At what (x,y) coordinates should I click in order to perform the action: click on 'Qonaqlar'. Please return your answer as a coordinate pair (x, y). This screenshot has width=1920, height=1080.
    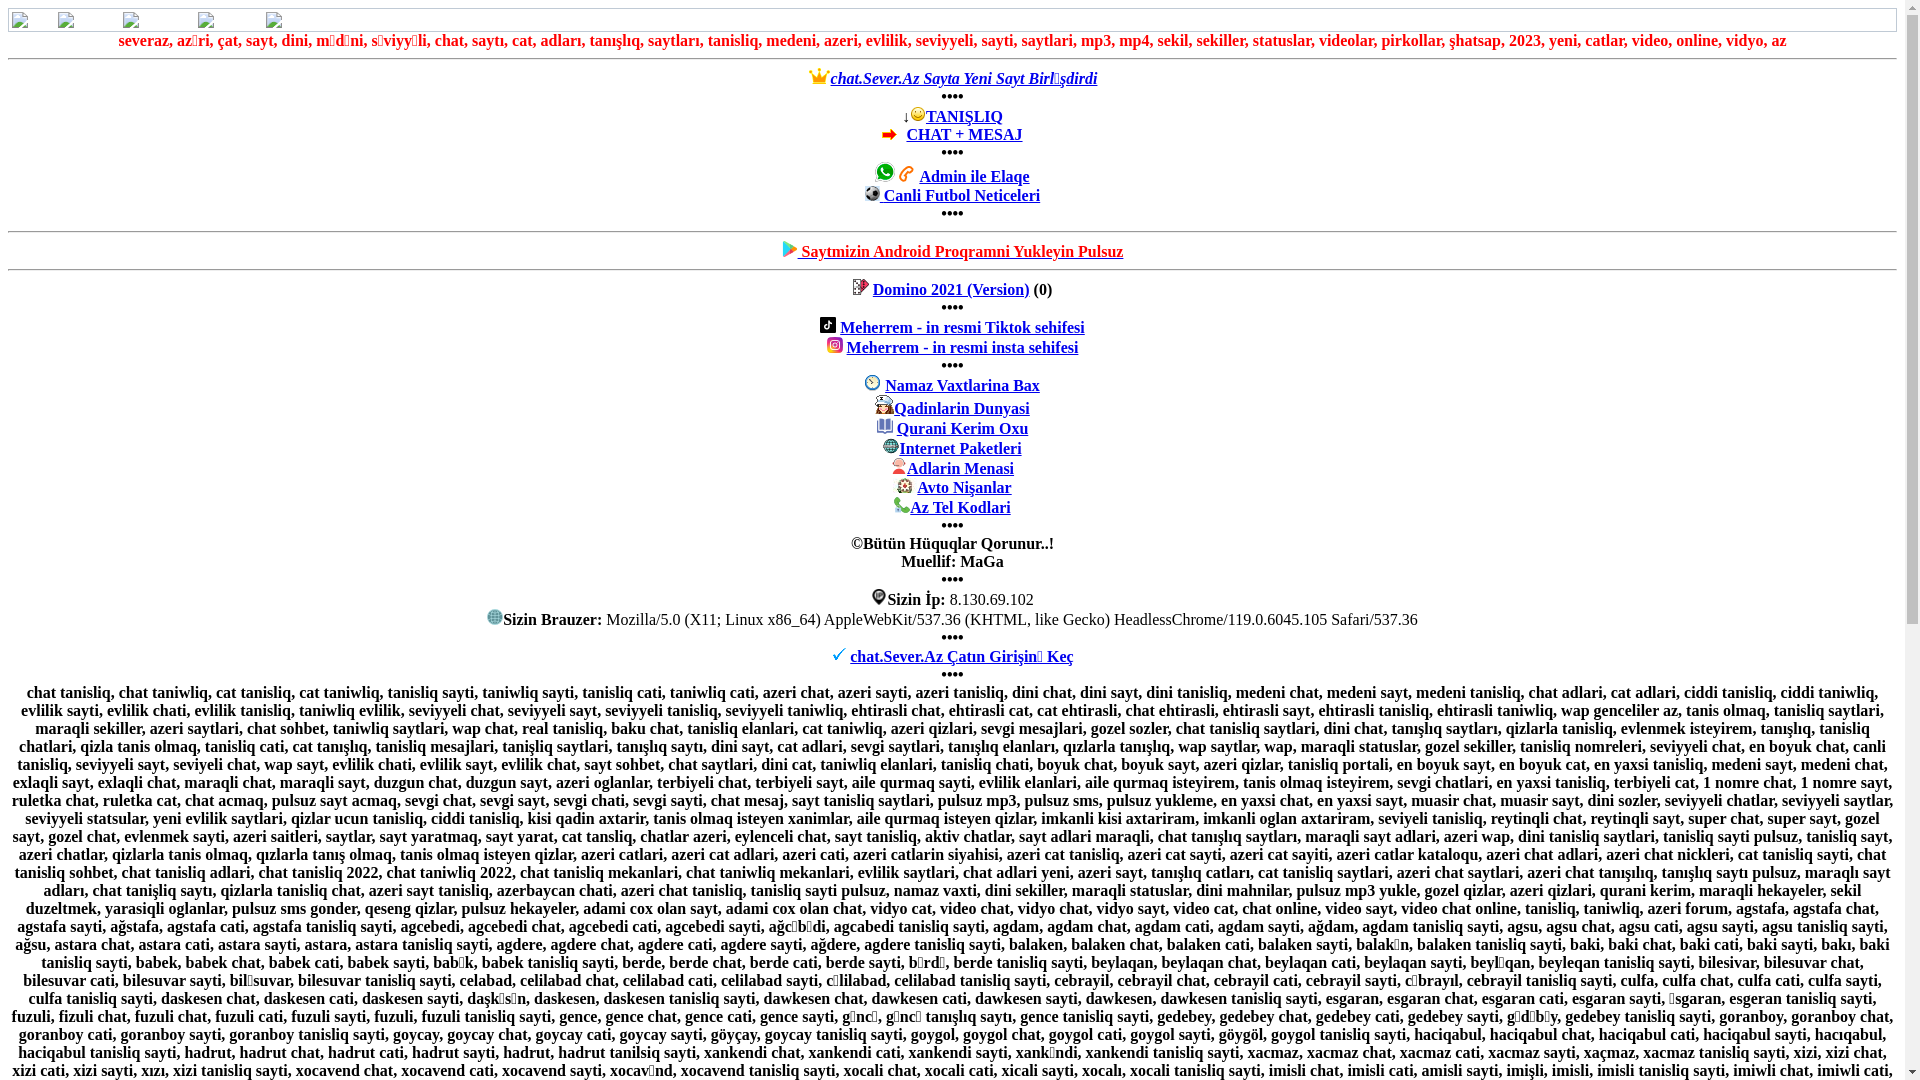
    Looking at the image, I should click on (197, 19).